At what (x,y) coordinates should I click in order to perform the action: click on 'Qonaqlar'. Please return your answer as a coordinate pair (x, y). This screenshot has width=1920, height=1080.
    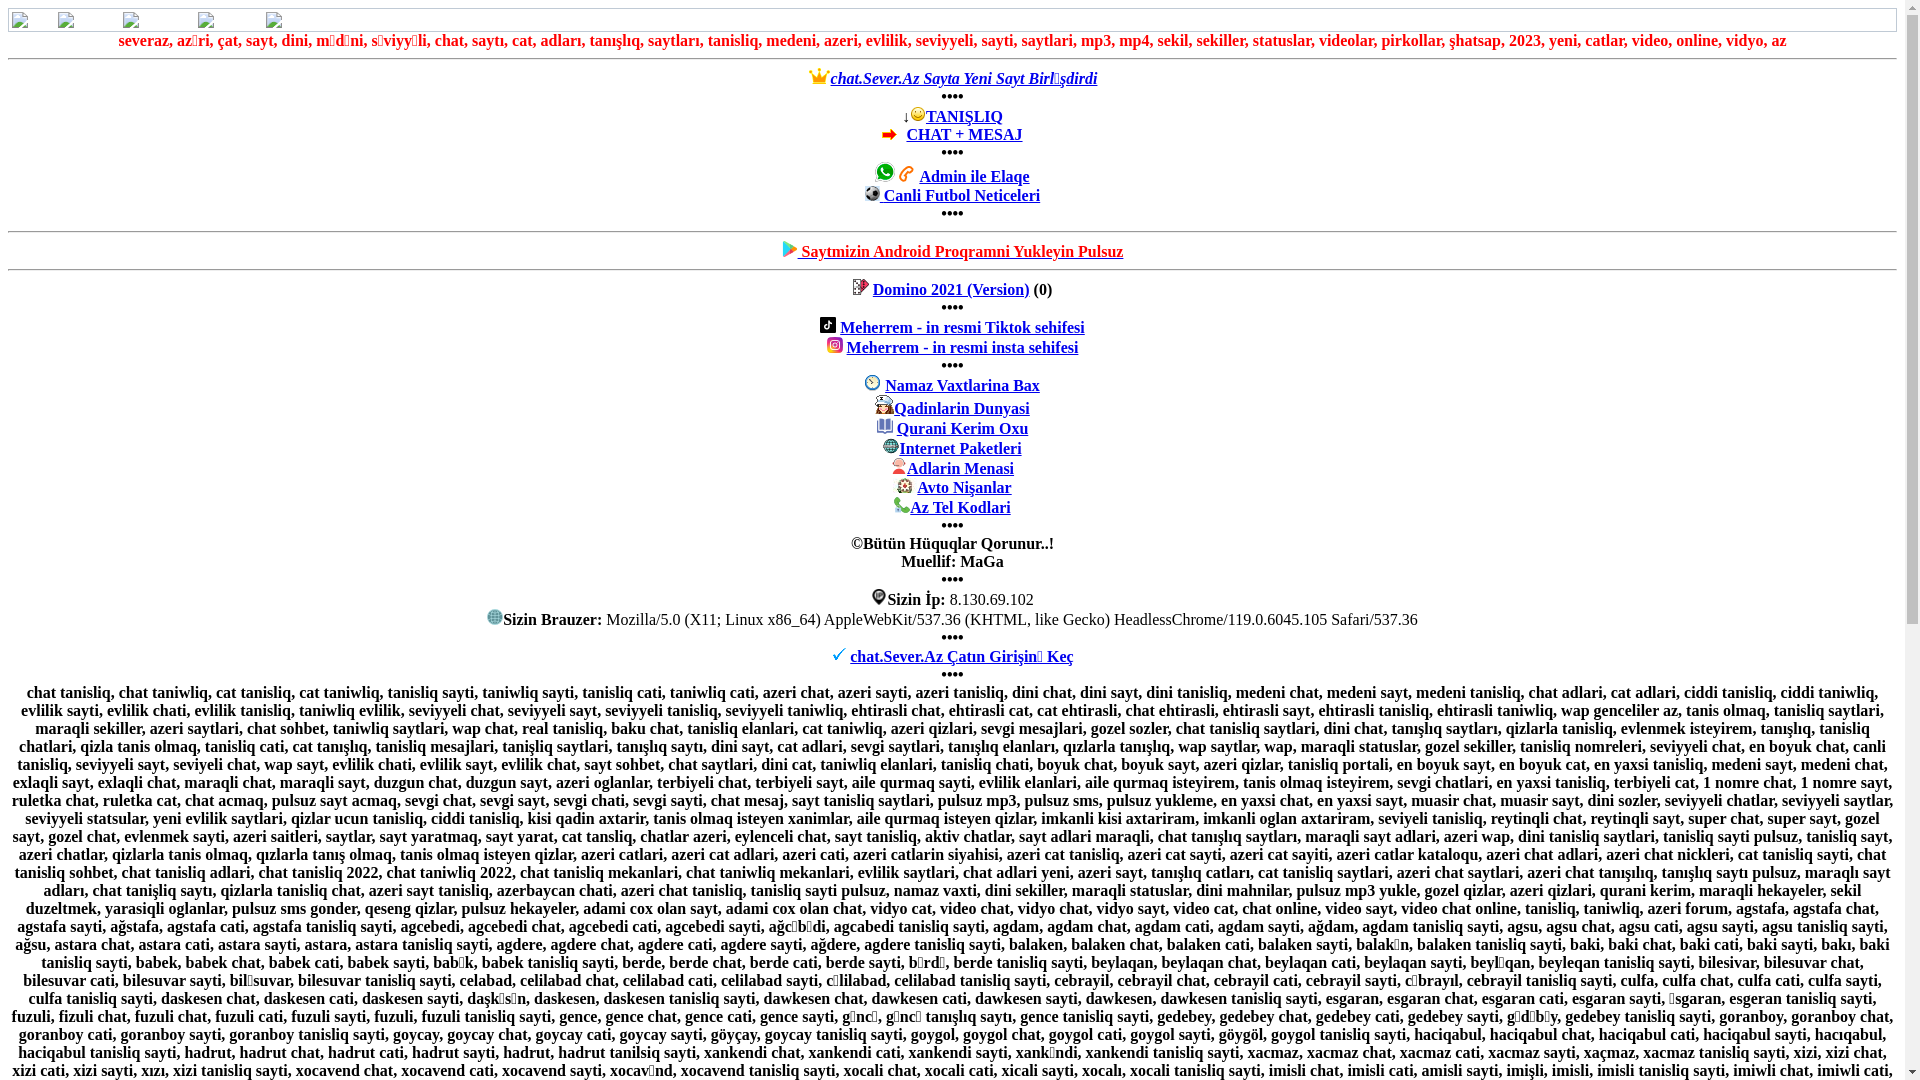
    Looking at the image, I should click on (197, 19).